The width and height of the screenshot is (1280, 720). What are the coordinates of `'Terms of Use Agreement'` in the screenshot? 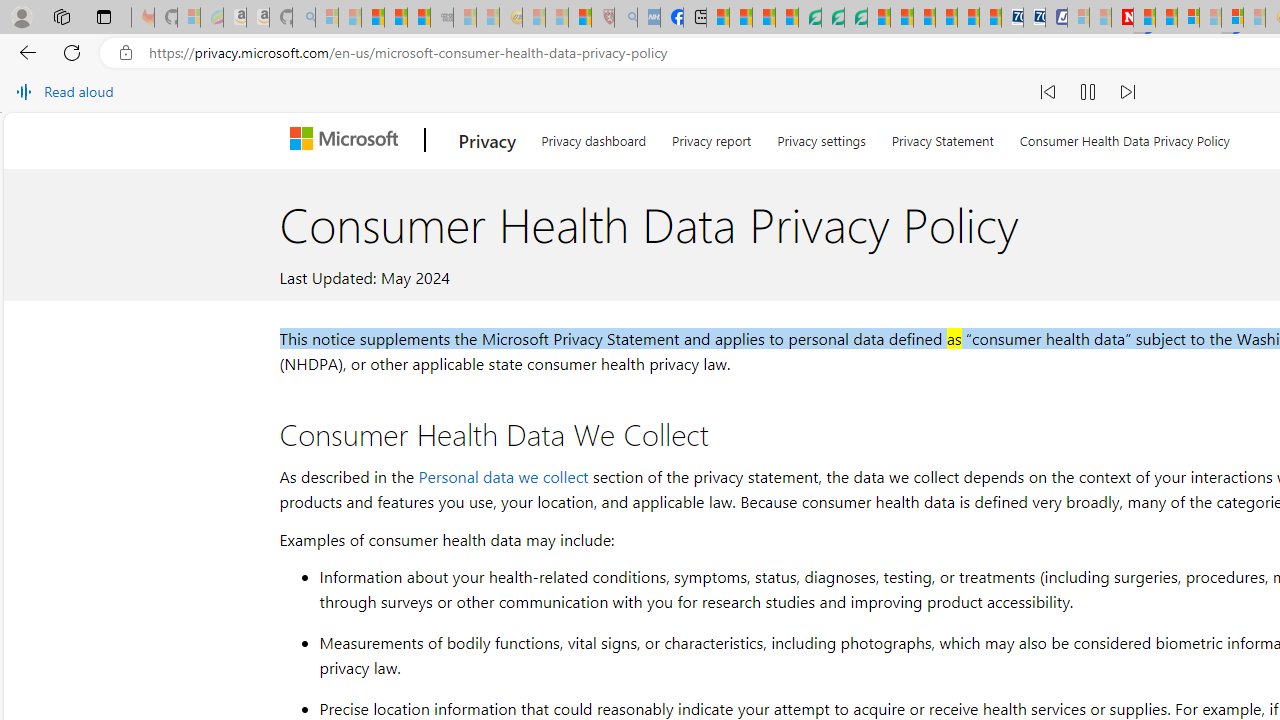 It's located at (832, 17).